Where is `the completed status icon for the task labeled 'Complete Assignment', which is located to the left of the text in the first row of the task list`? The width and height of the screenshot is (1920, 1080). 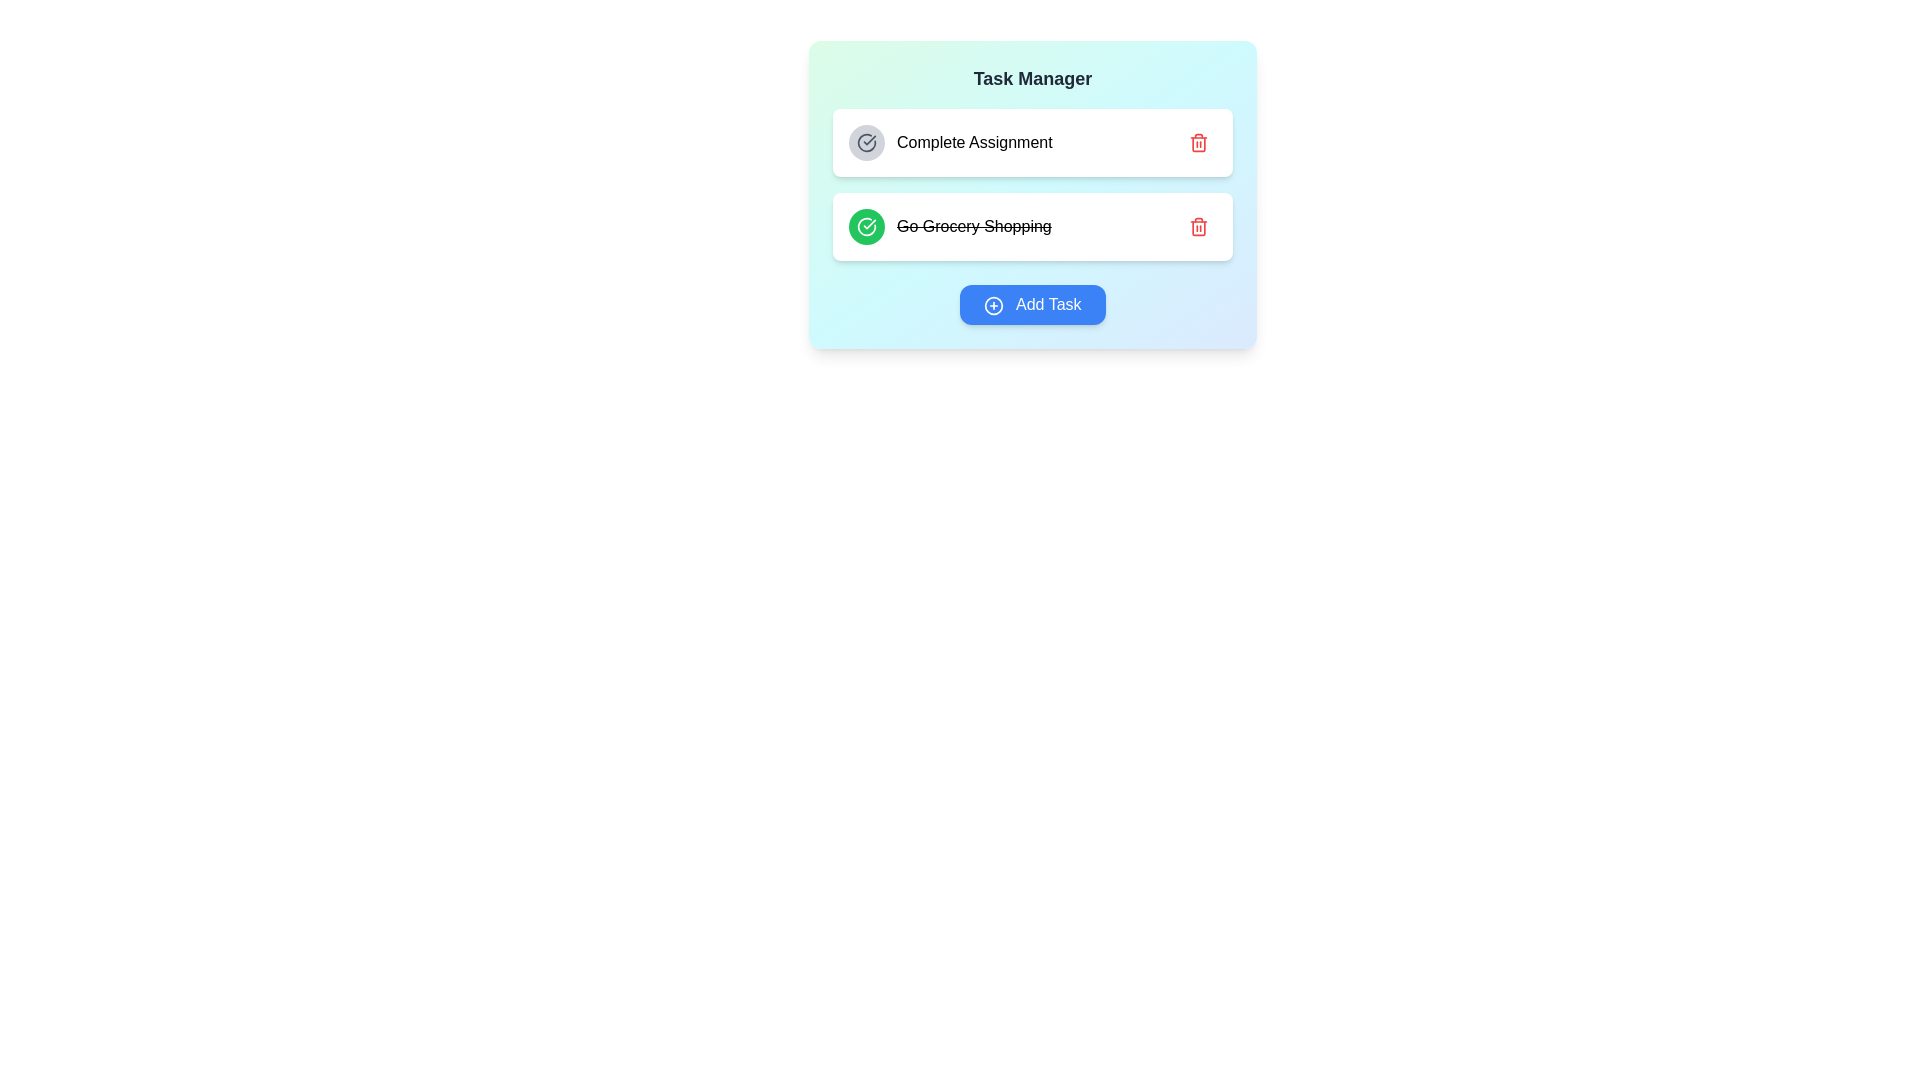 the completed status icon for the task labeled 'Complete Assignment', which is located to the left of the text in the first row of the task list is located at coordinates (867, 141).